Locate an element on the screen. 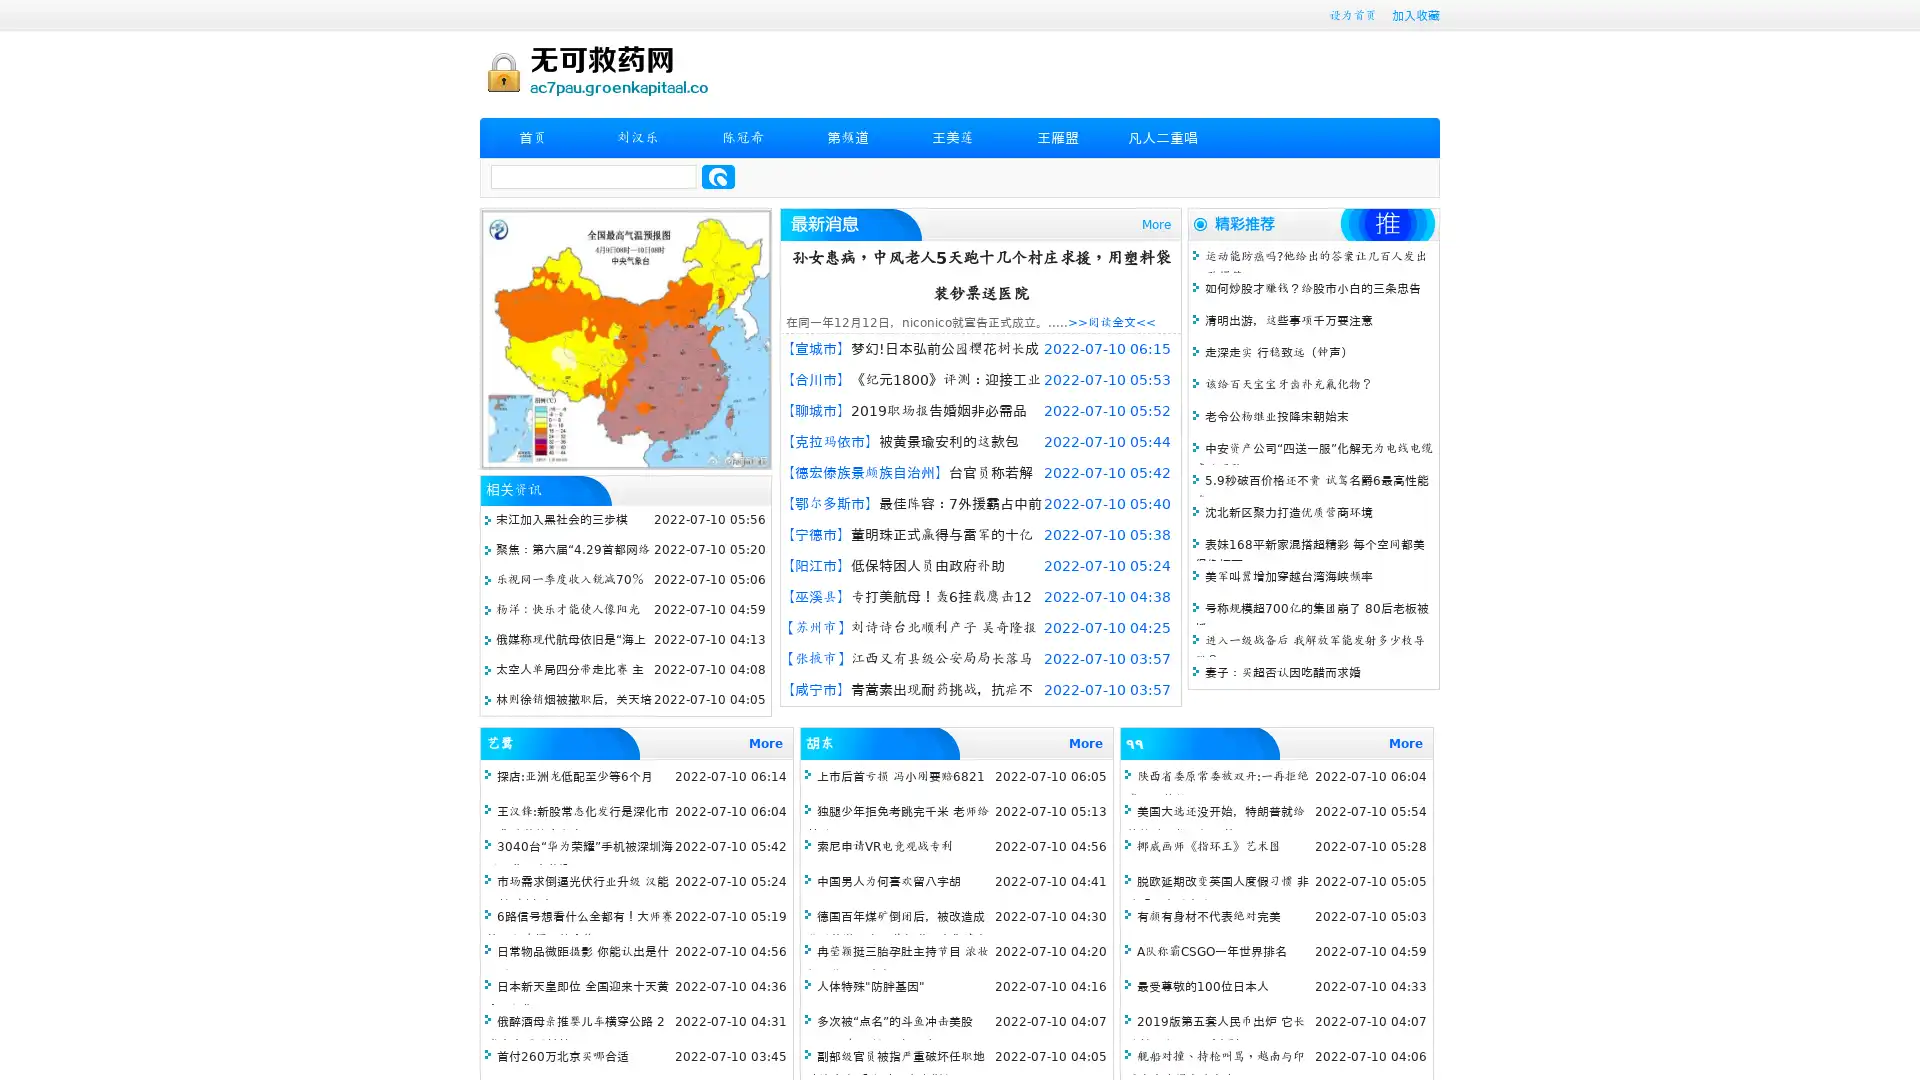 The width and height of the screenshot is (1920, 1080). Search is located at coordinates (718, 176).